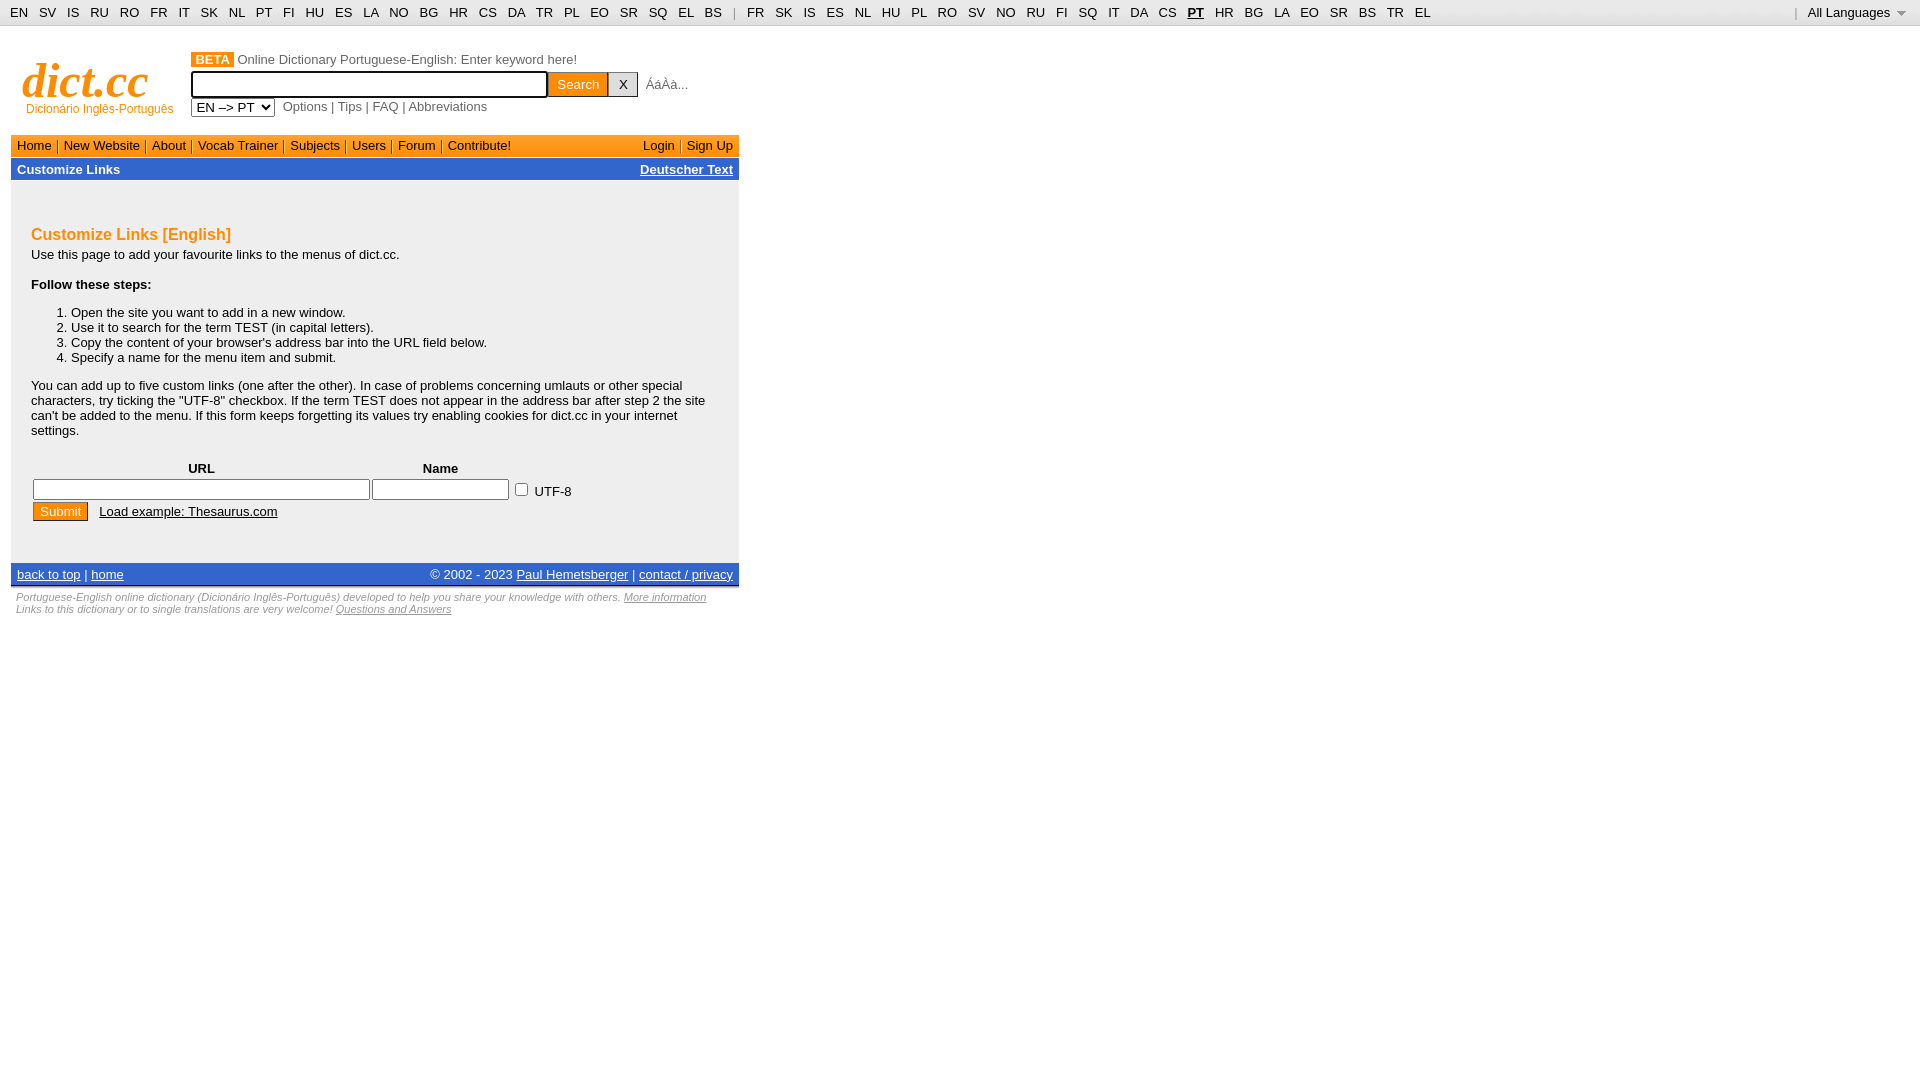 The height and width of the screenshot is (1080, 1920). Describe the element at coordinates (428, 12) in the screenshot. I see `'BG'` at that location.